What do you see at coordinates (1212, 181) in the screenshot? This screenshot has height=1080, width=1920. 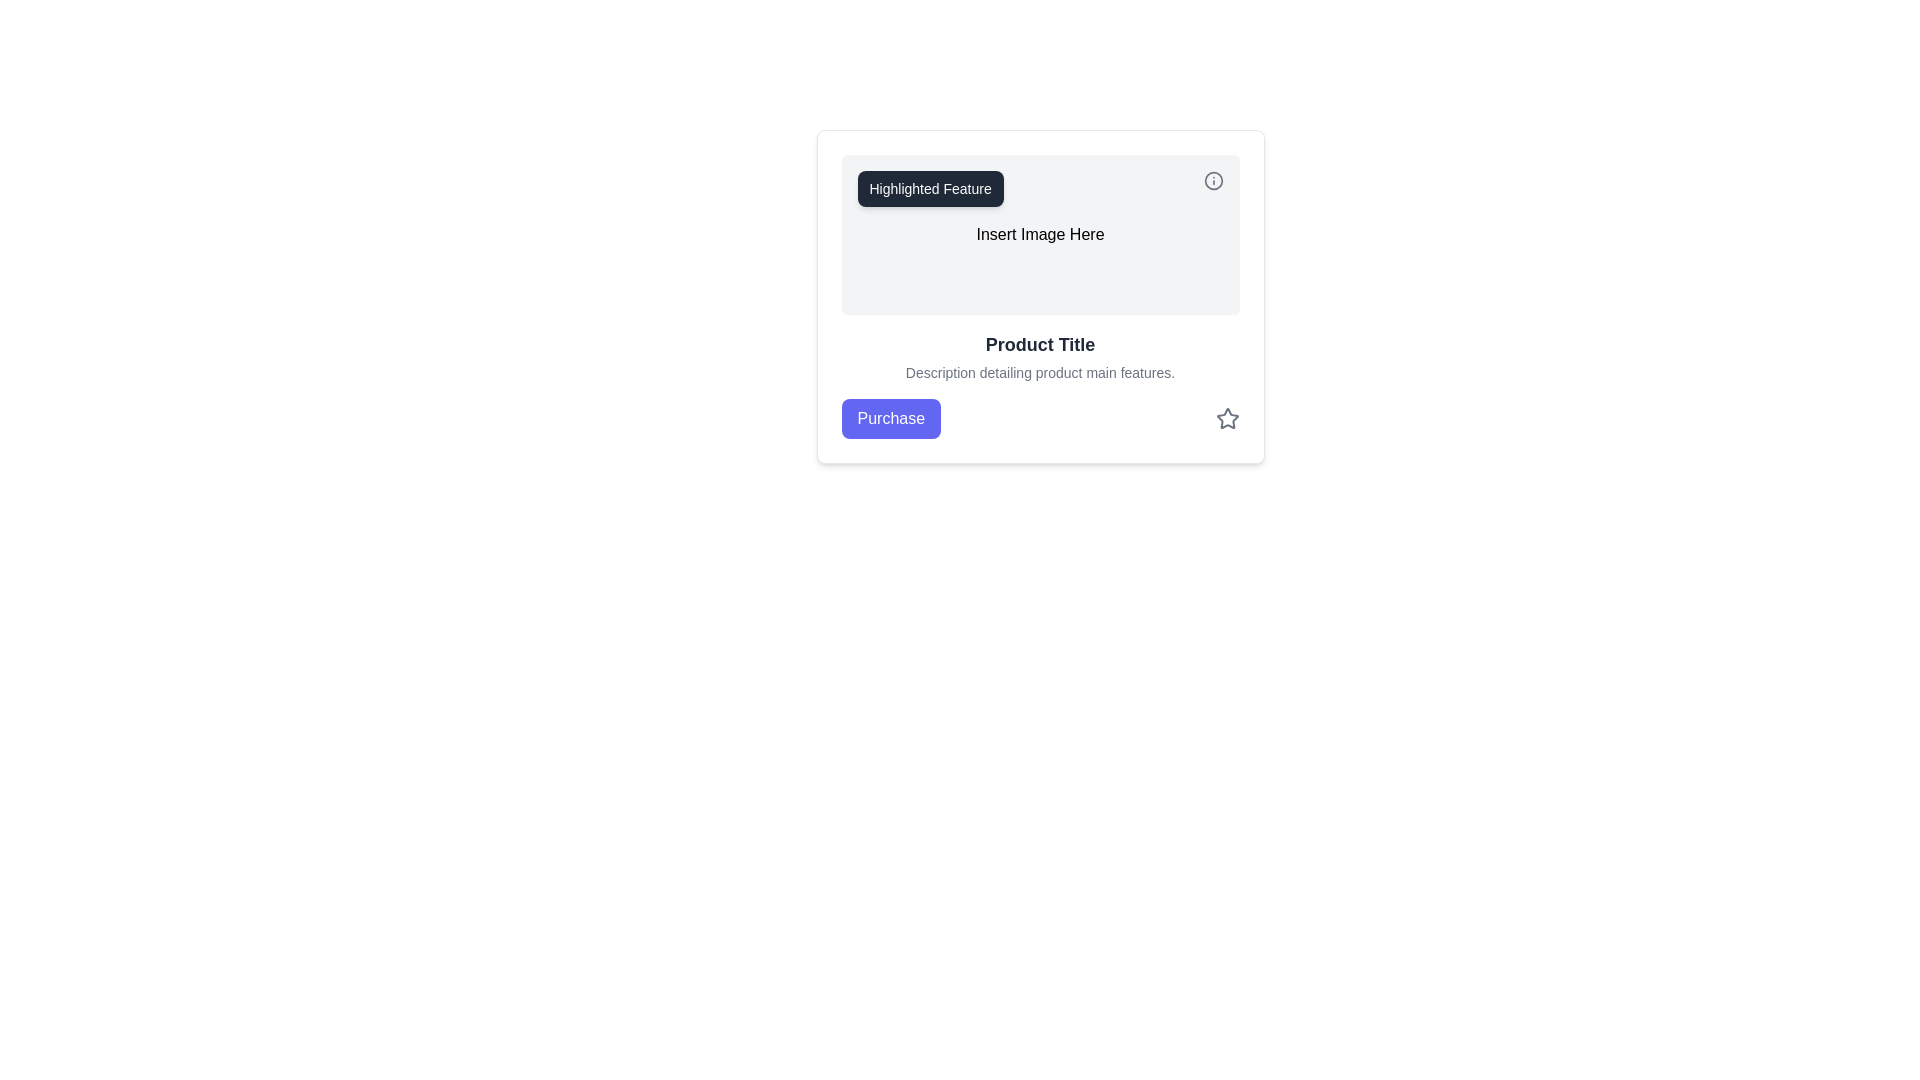 I see `the information icon located` at bounding box center [1212, 181].